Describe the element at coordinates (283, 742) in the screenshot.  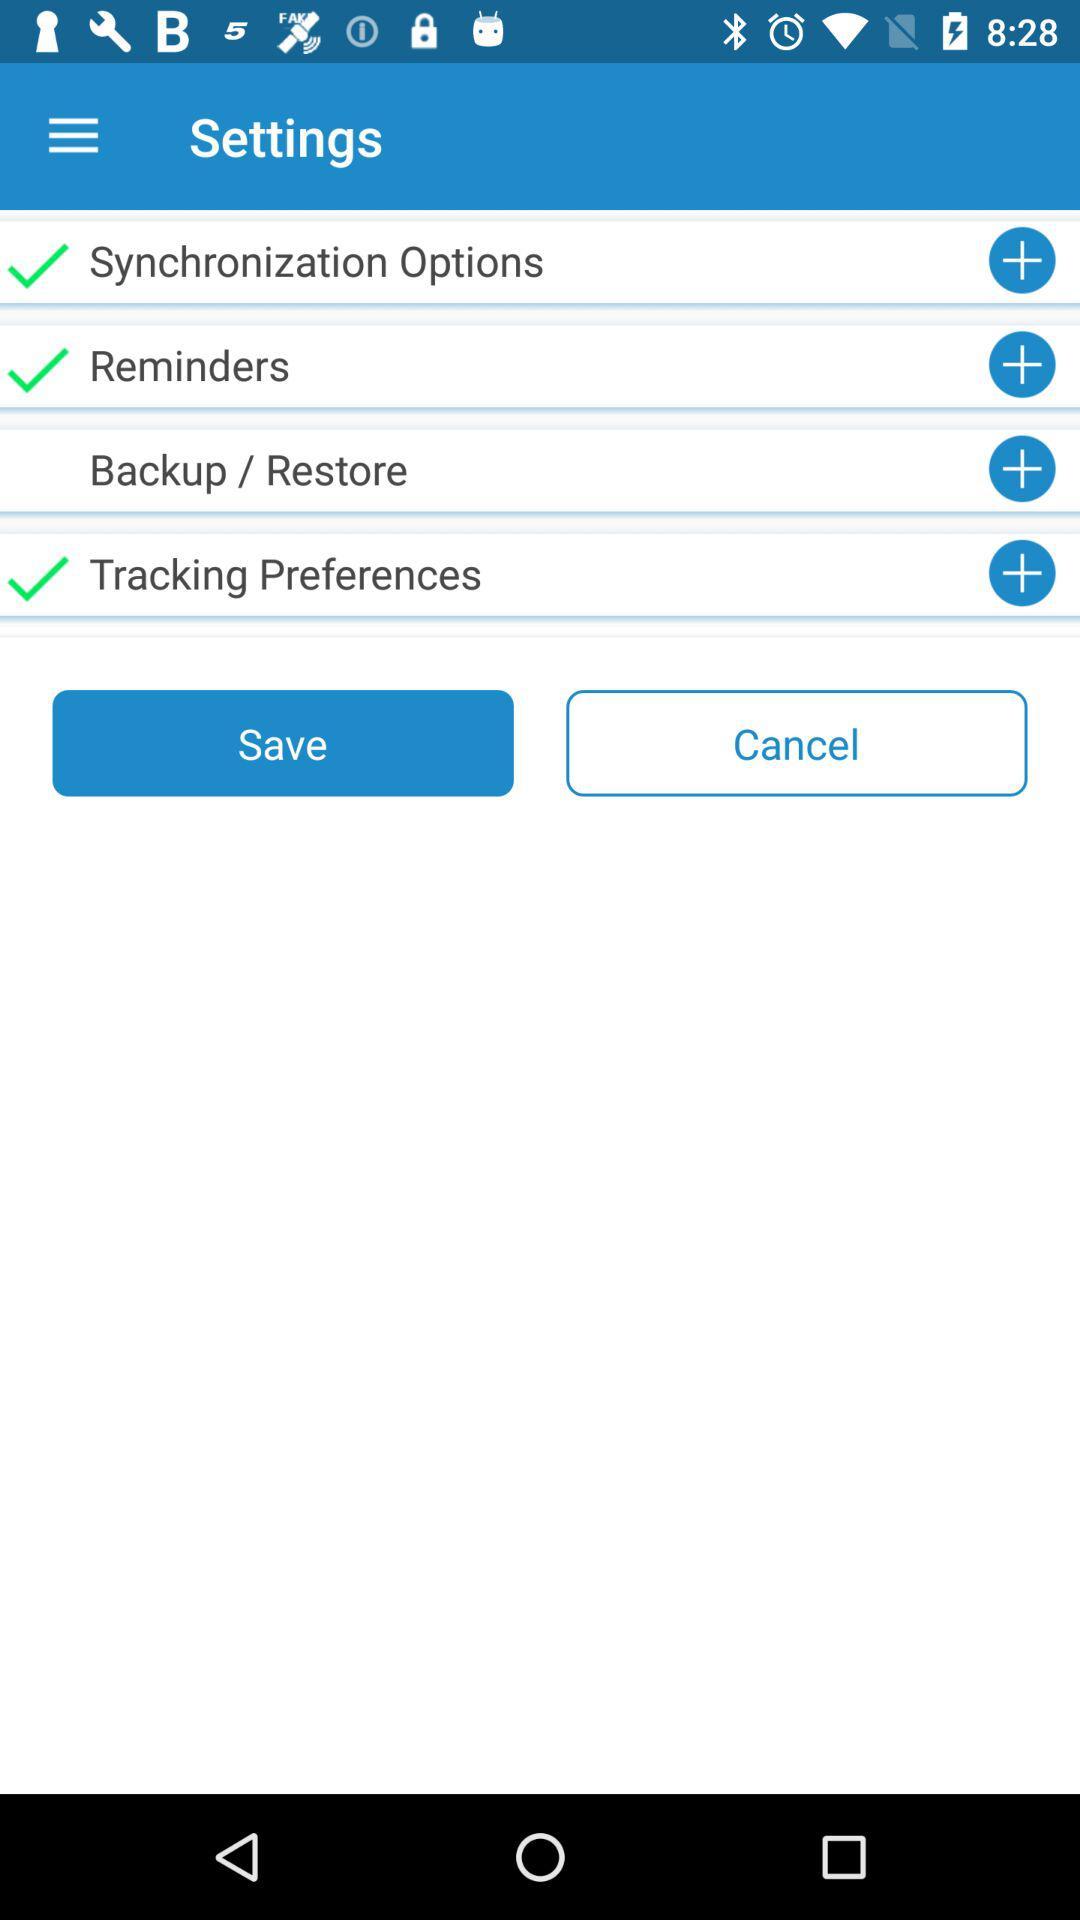
I see `the icon next to the cancel icon` at that location.